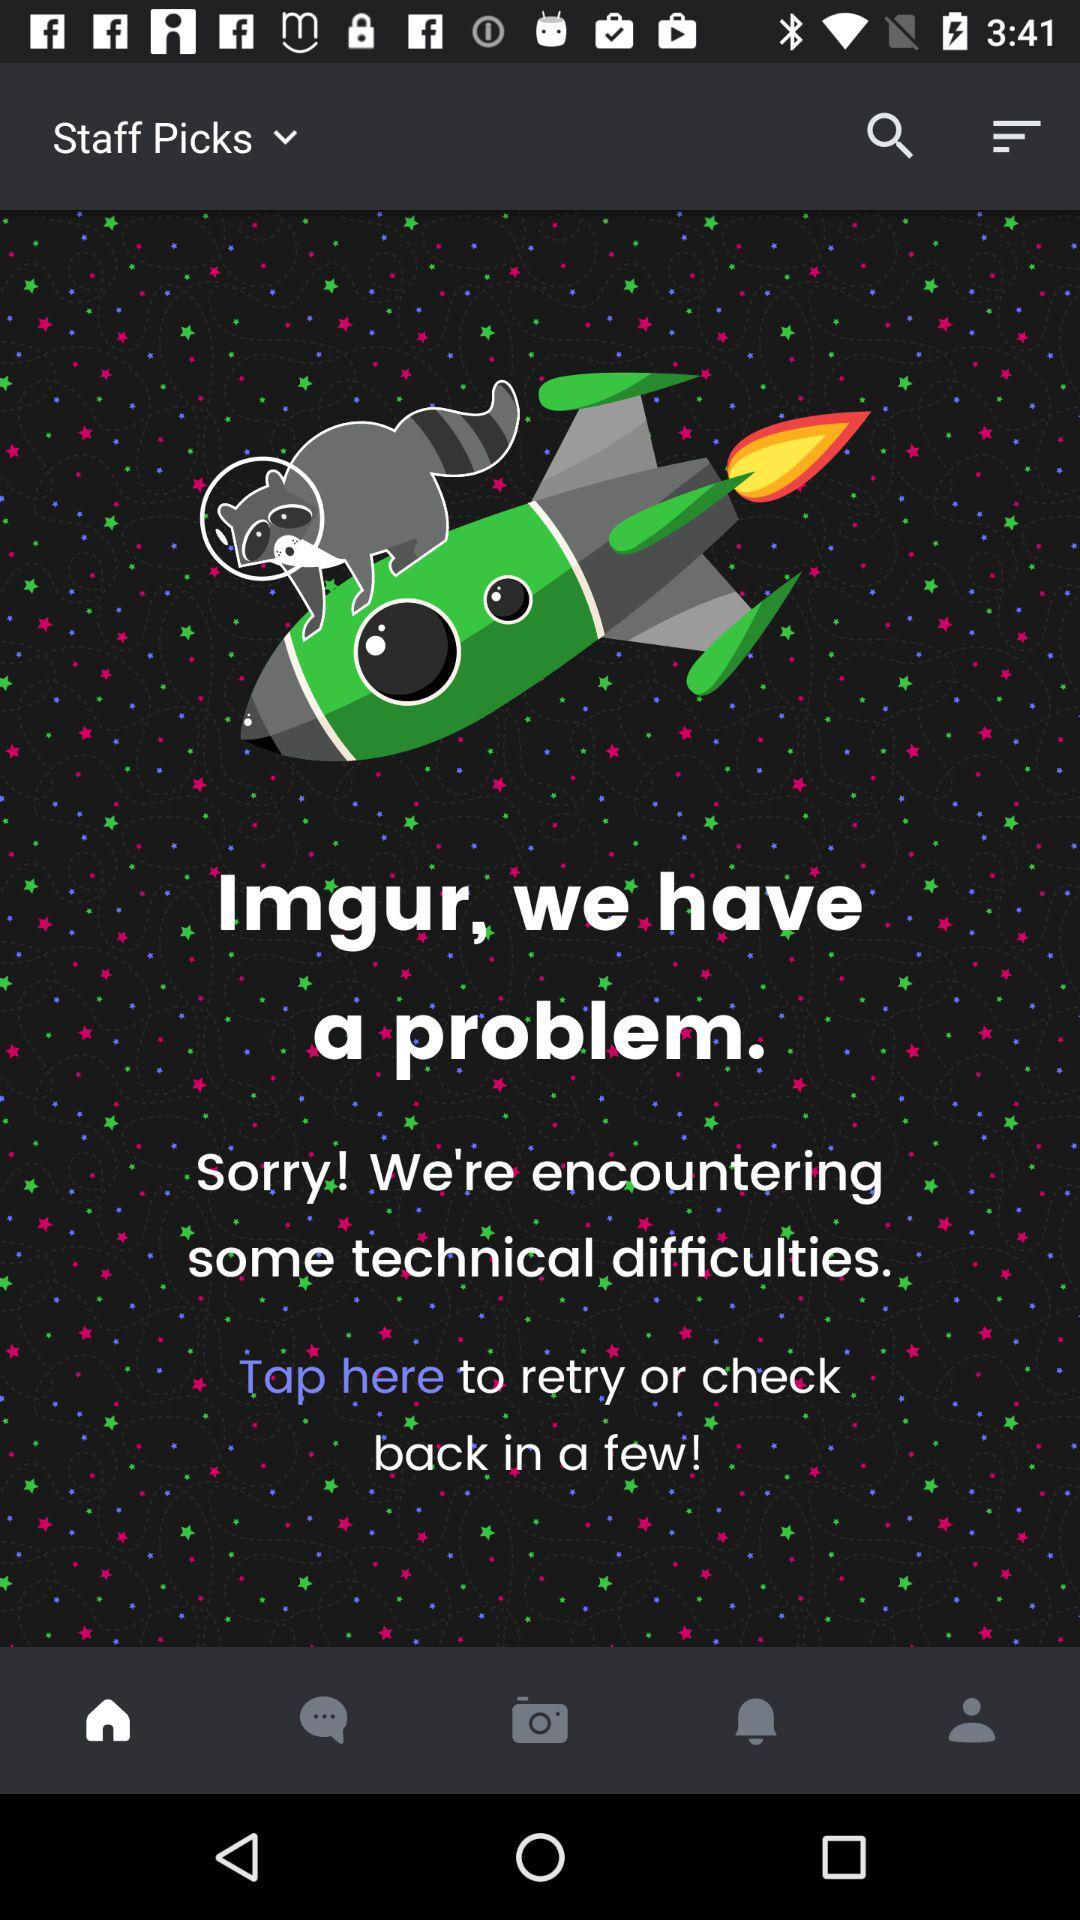 This screenshot has height=1920, width=1080. What do you see at coordinates (108, 1719) in the screenshot?
I see `item below the tap here to` at bounding box center [108, 1719].